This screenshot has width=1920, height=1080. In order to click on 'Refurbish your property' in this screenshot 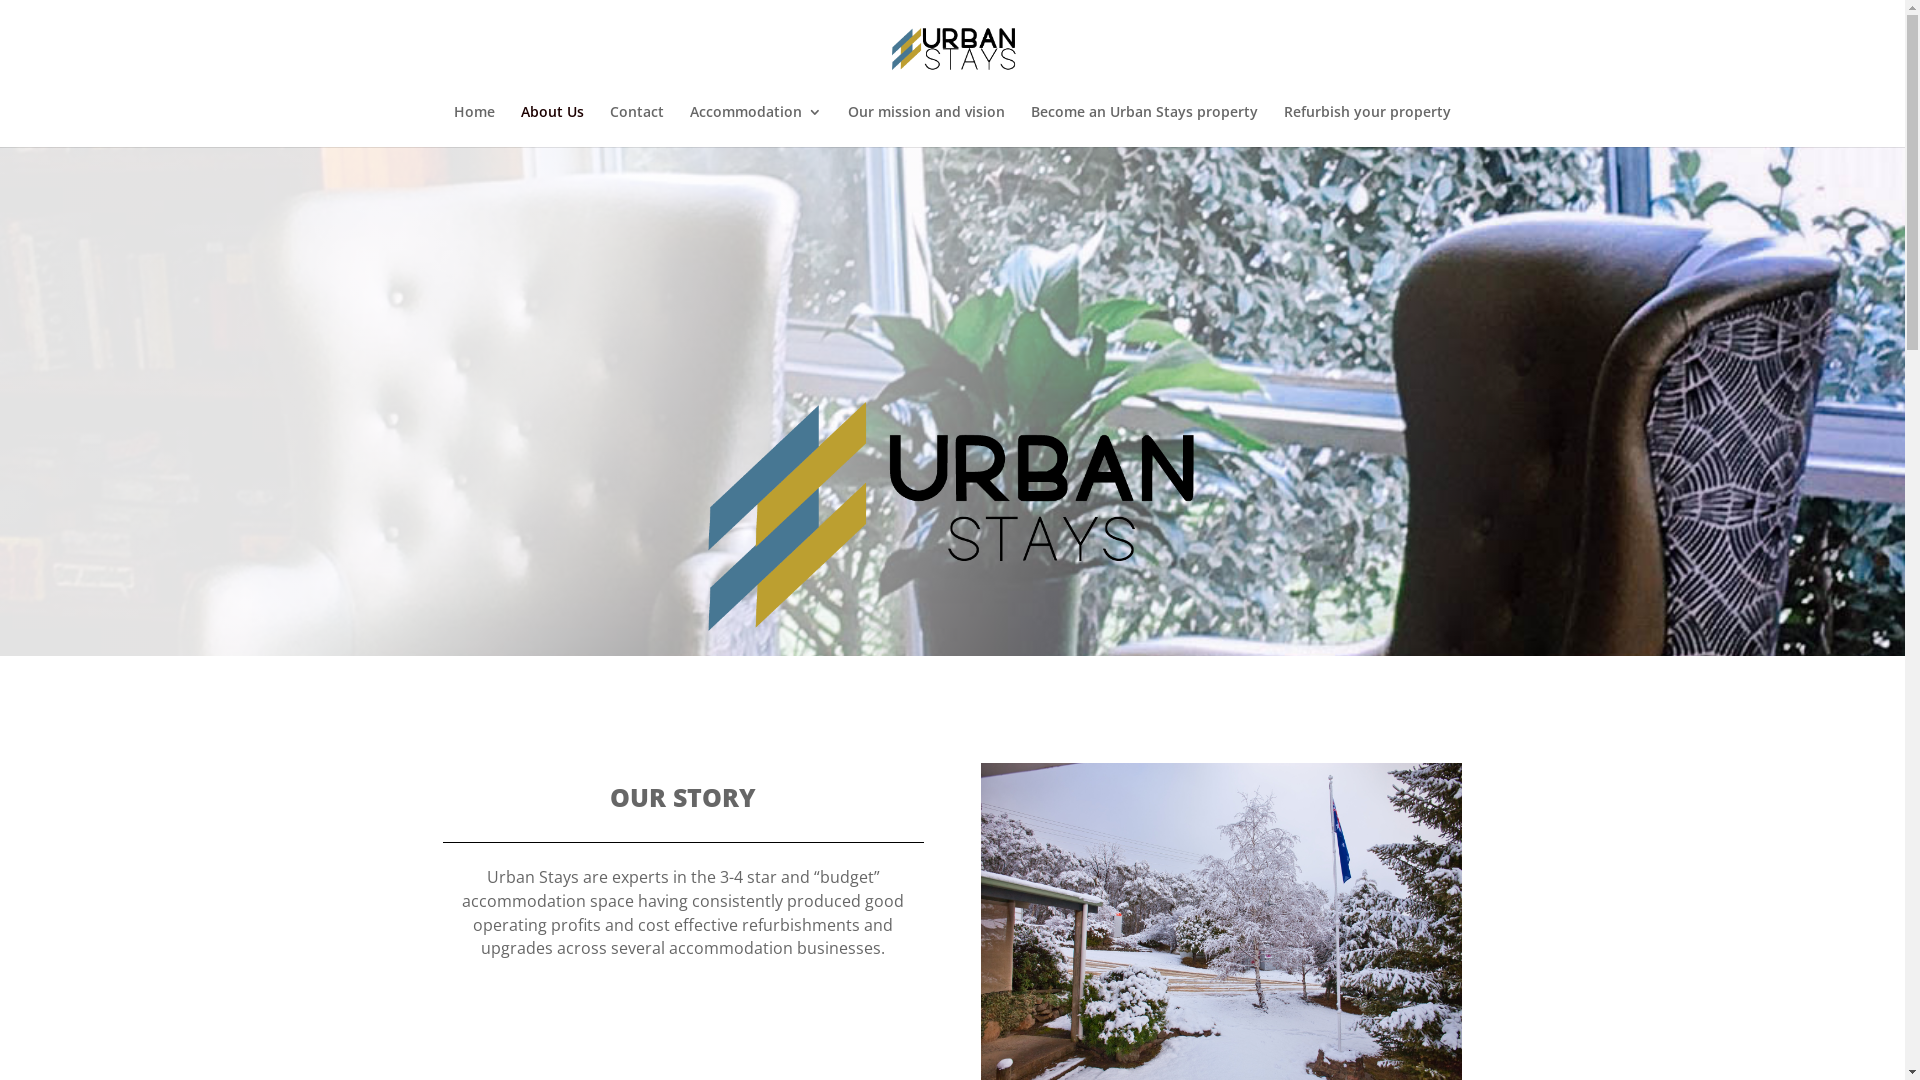, I will do `click(1283, 126)`.